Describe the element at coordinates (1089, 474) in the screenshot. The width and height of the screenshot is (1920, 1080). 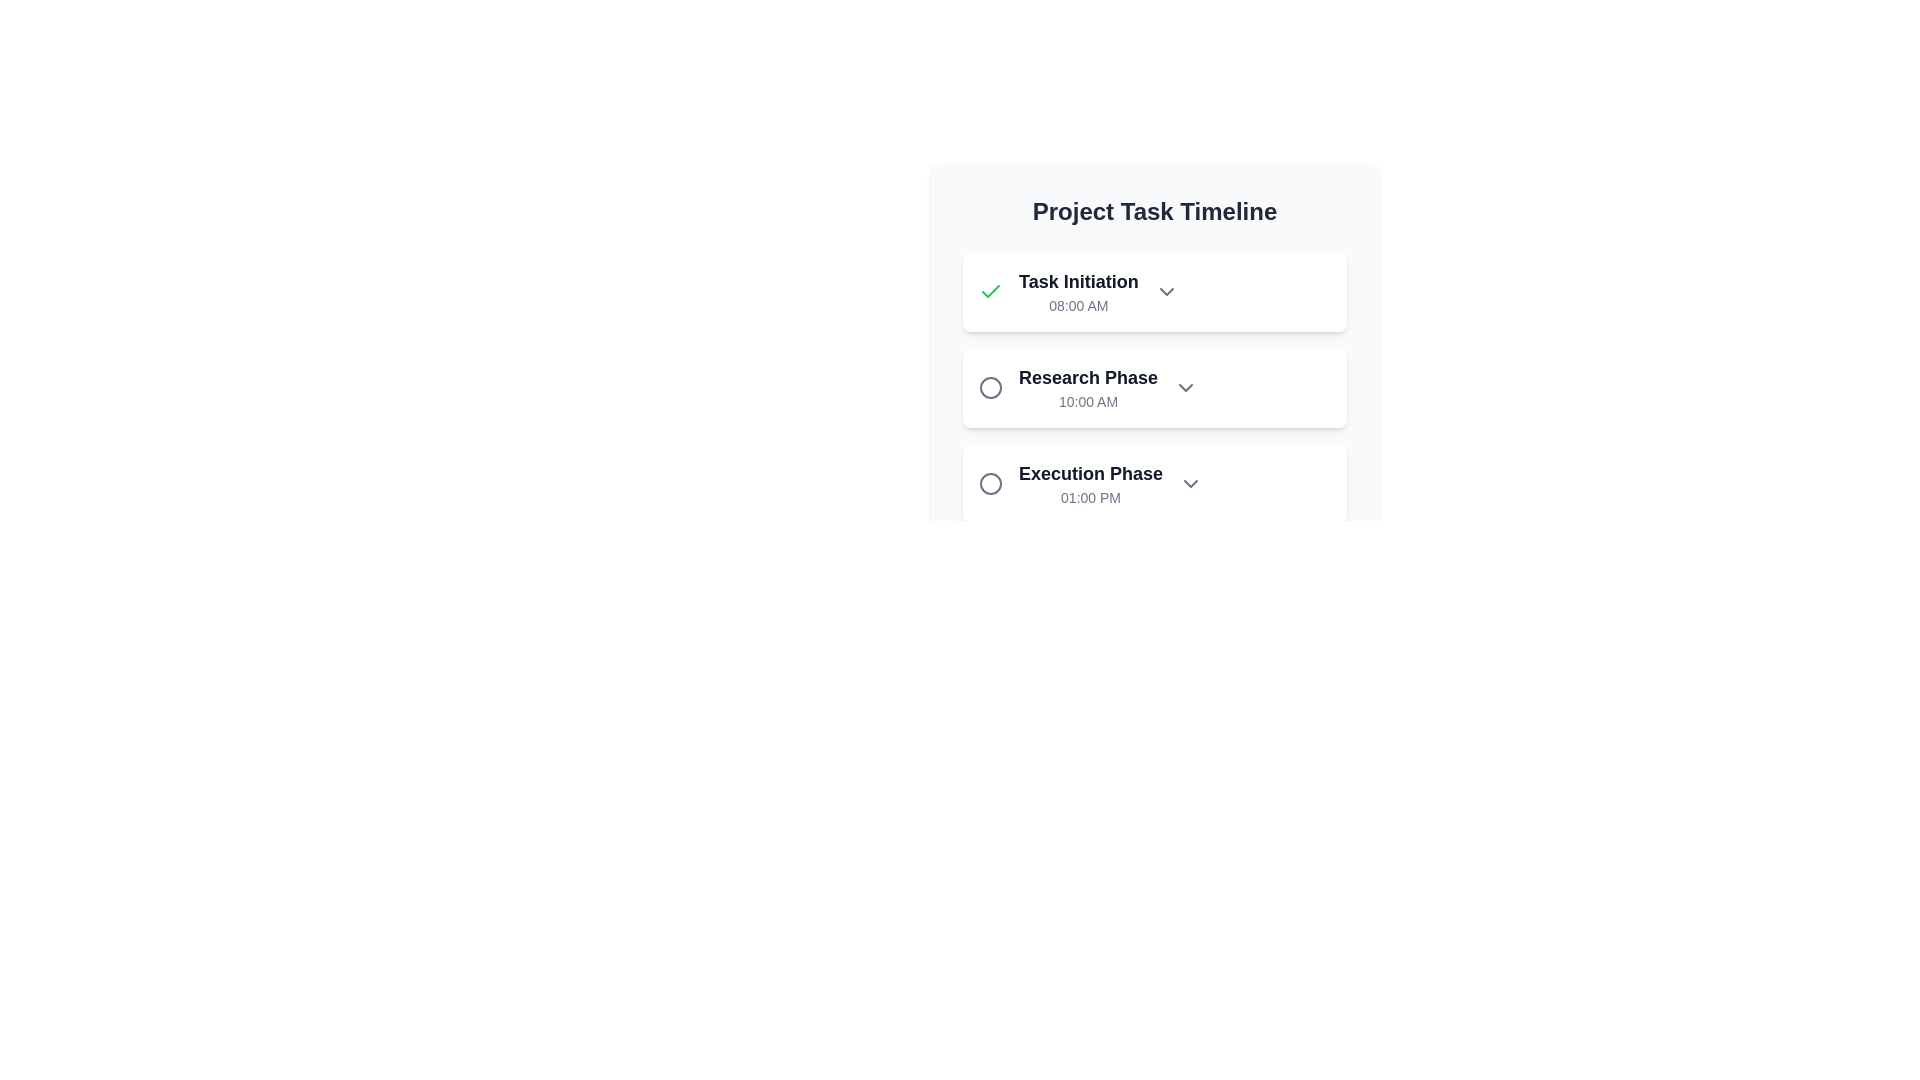
I see `the bold text label that reads 'Execution Phase' within the timeline interface, which is located between the 'Research Phase' and subsequent items` at that location.